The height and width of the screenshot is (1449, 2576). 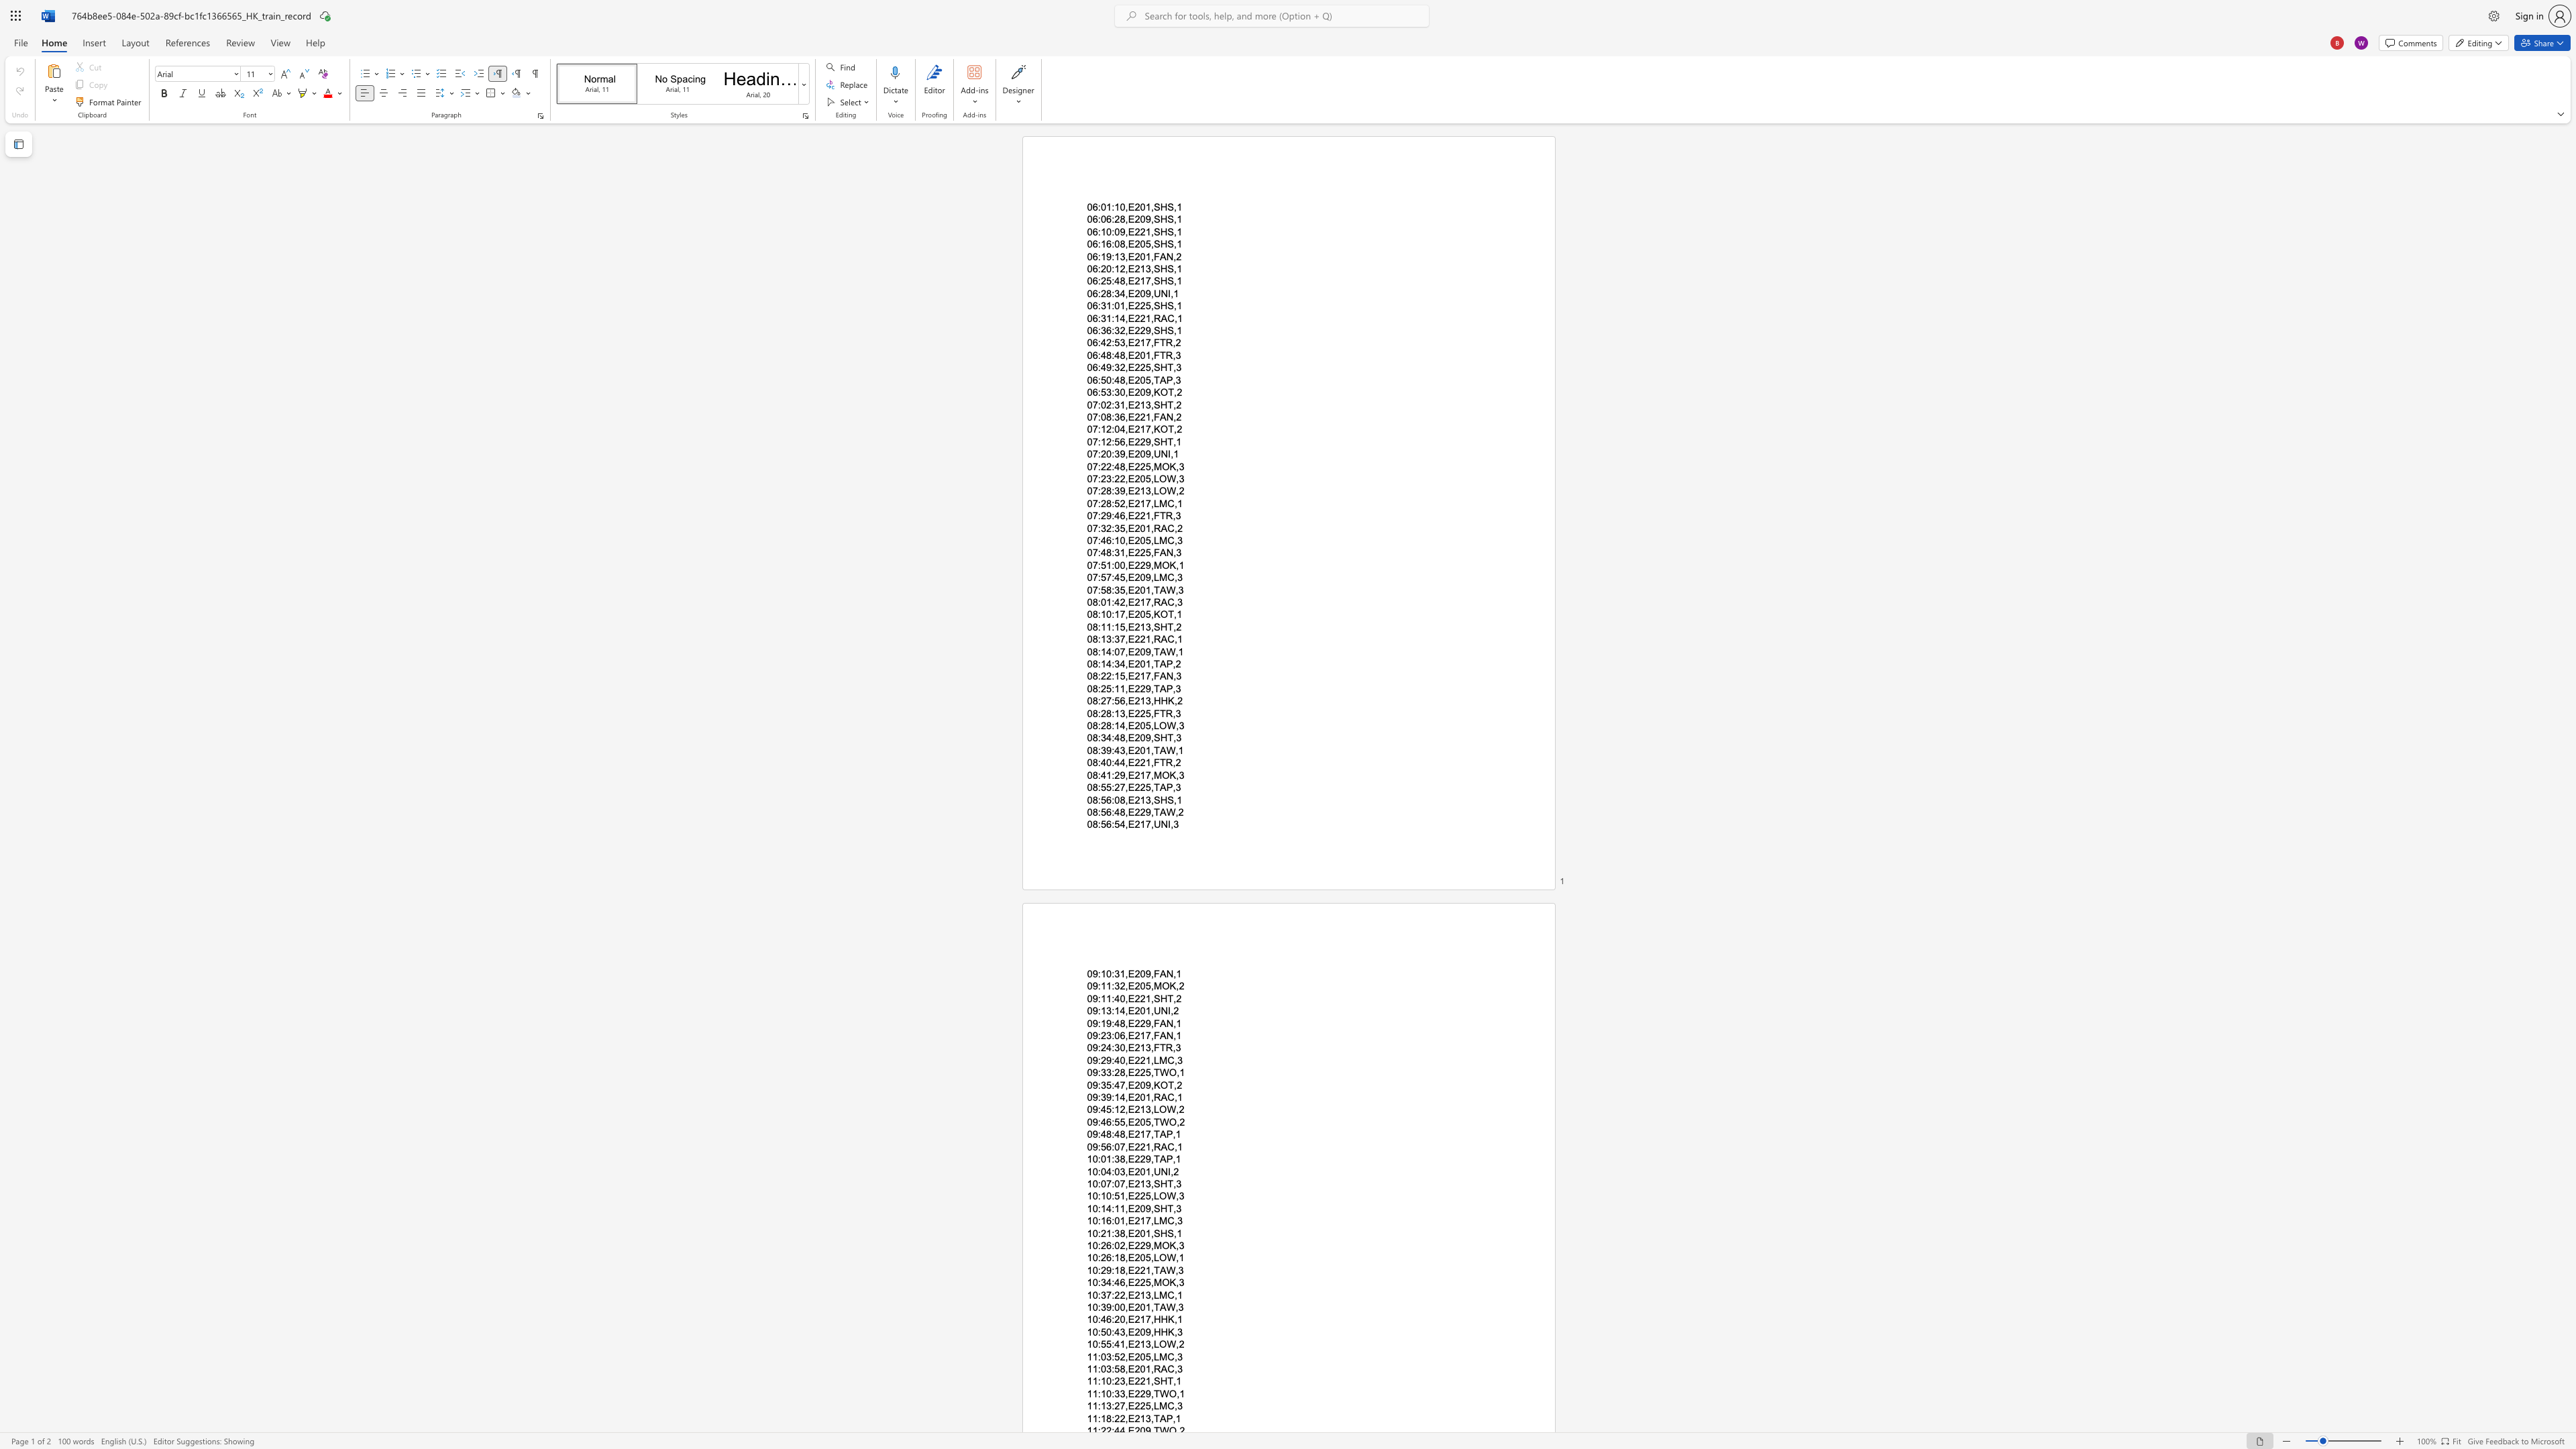 What do you see at coordinates (1100, 737) in the screenshot?
I see `the space between the continuous character ":" and "3" in the text` at bounding box center [1100, 737].